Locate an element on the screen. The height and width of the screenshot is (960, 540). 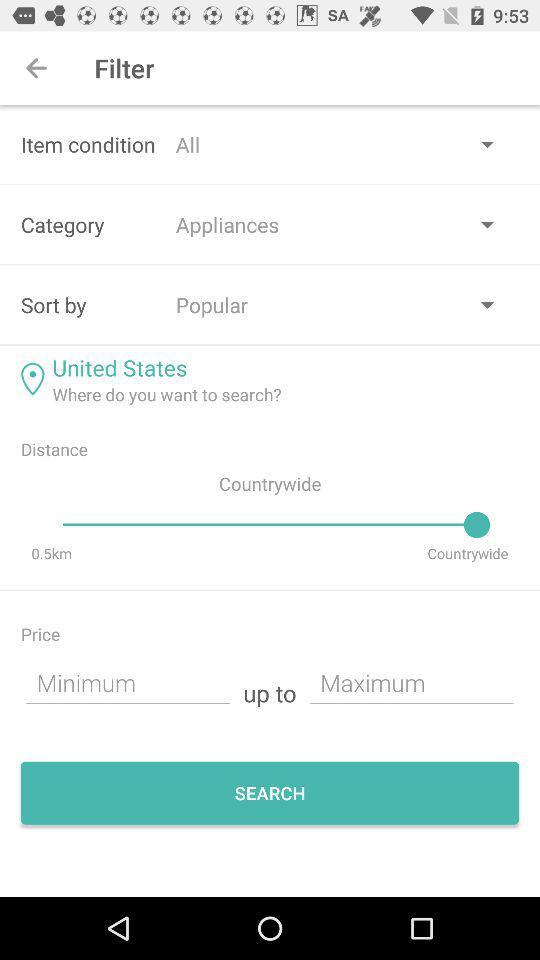
minimum of the option is located at coordinates (128, 682).